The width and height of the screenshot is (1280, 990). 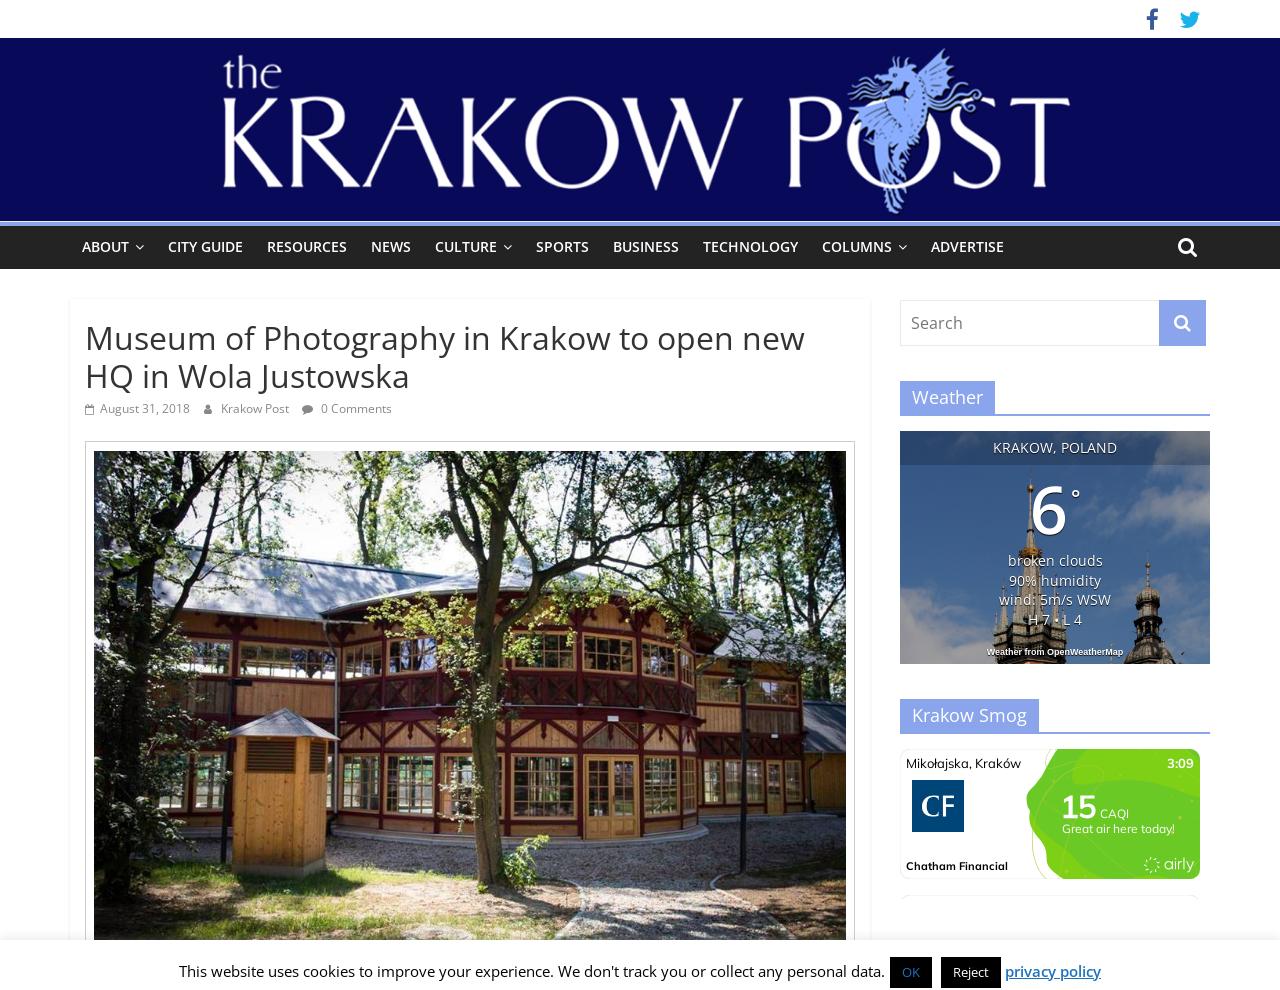 What do you see at coordinates (971, 971) in the screenshot?
I see `'Reject'` at bounding box center [971, 971].